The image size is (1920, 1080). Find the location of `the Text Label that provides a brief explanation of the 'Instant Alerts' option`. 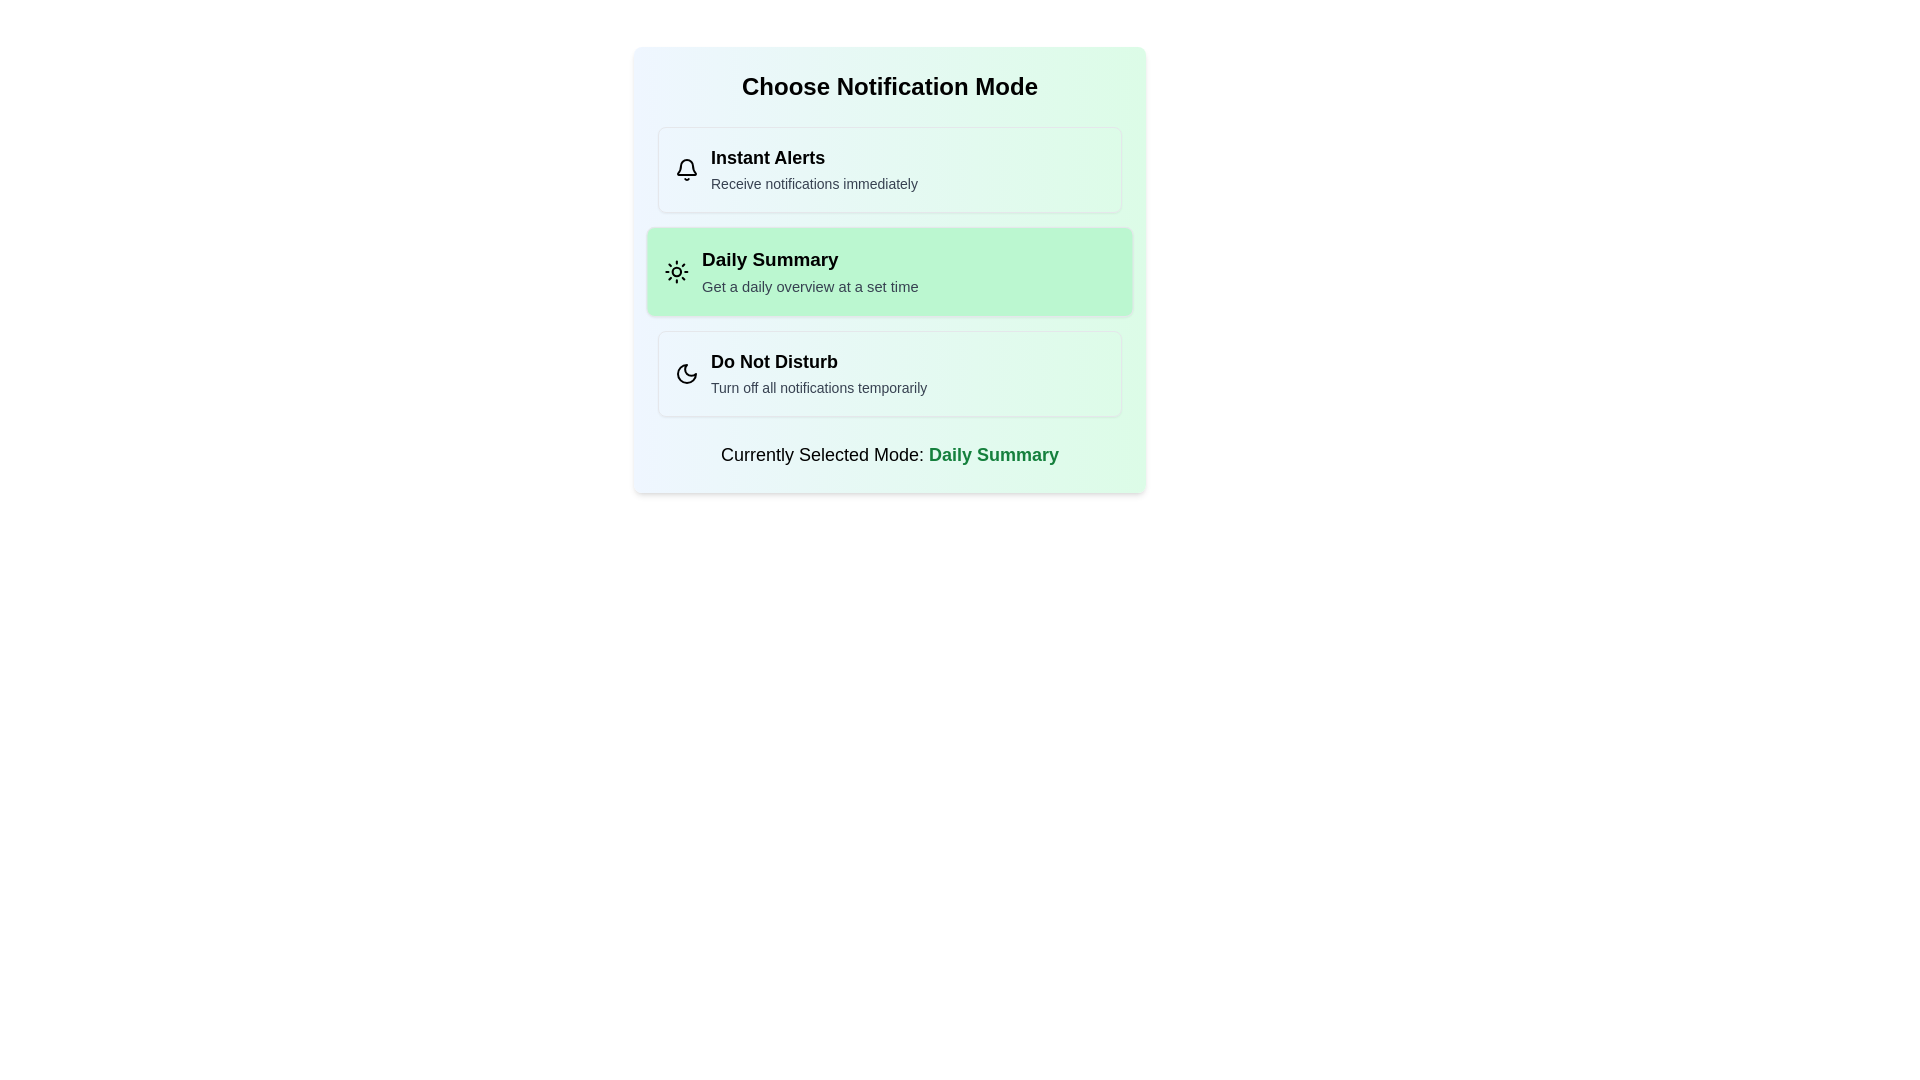

the Text Label that provides a brief explanation of the 'Instant Alerts' option is located at coordinates (814, 184).